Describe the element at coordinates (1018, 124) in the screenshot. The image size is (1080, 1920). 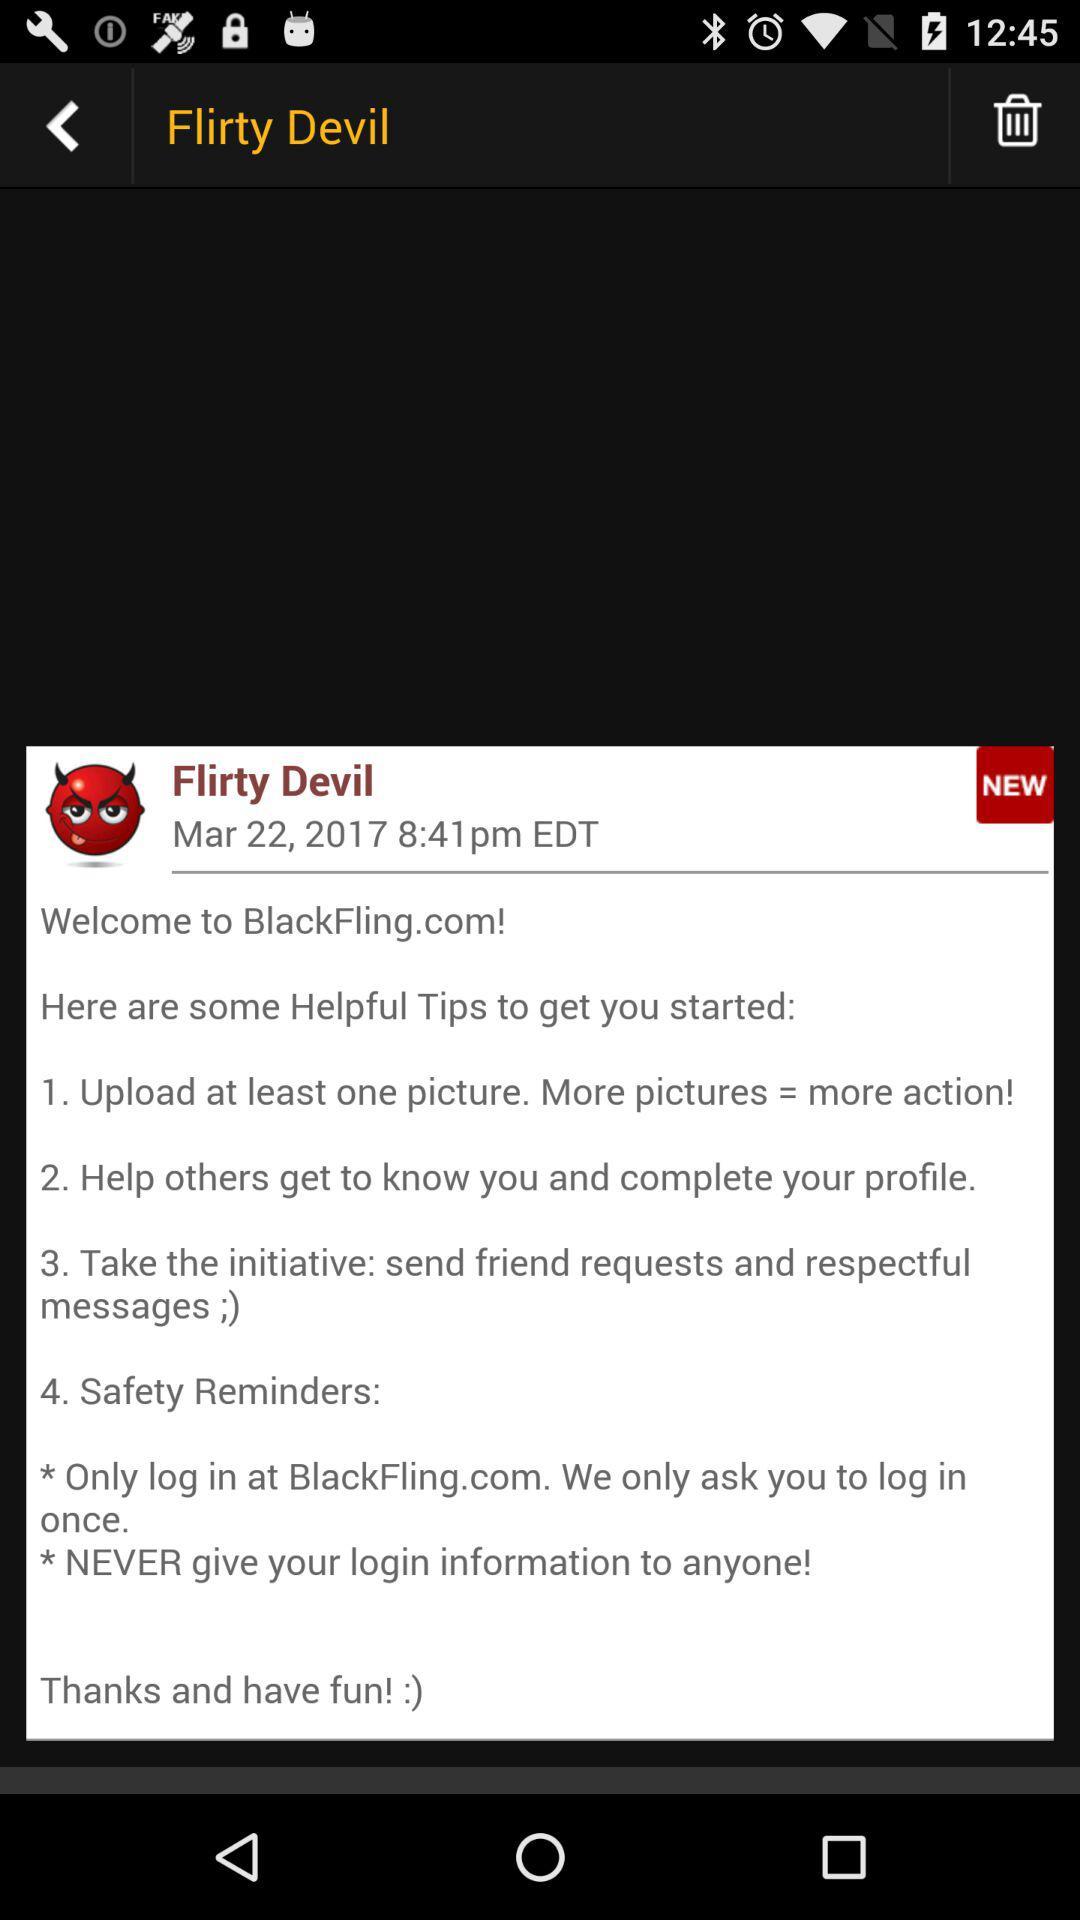
I see `delete` at that location.